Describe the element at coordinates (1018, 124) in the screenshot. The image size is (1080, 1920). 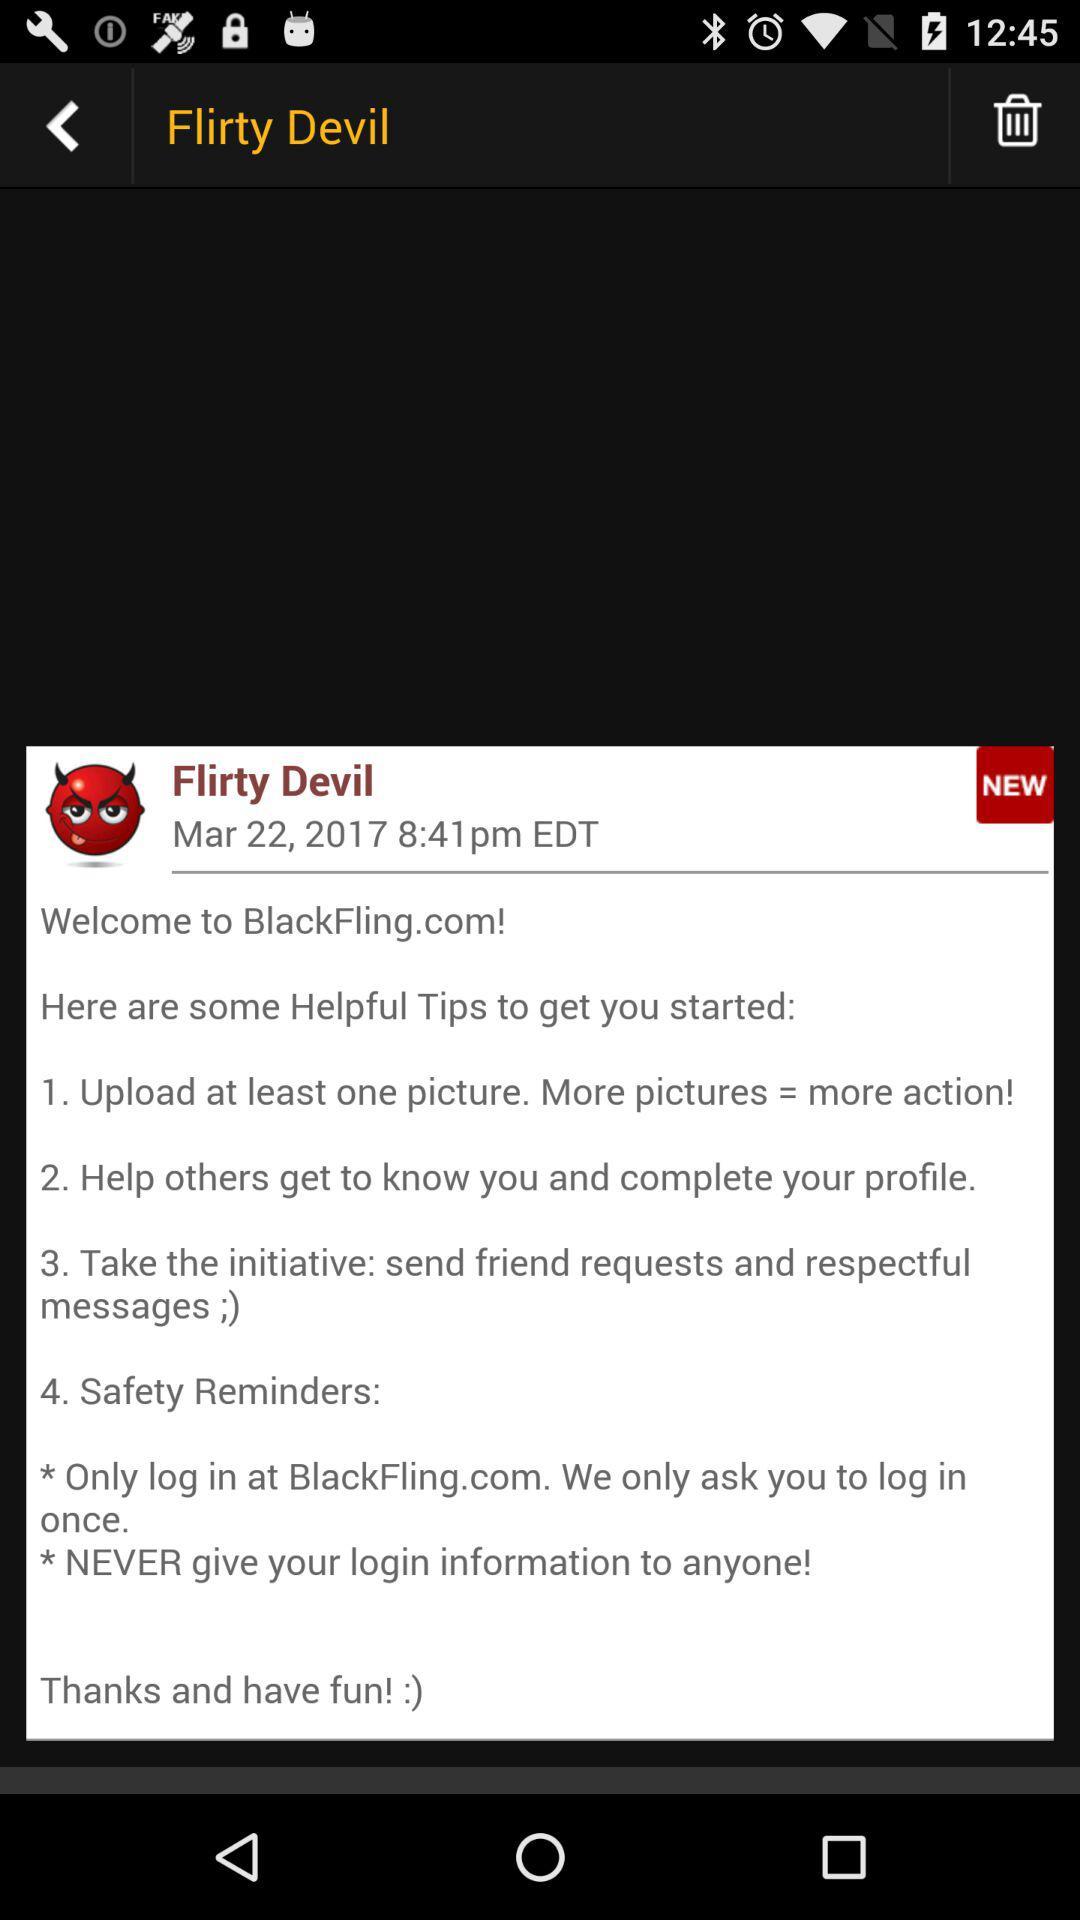
I see `delete` at that location.